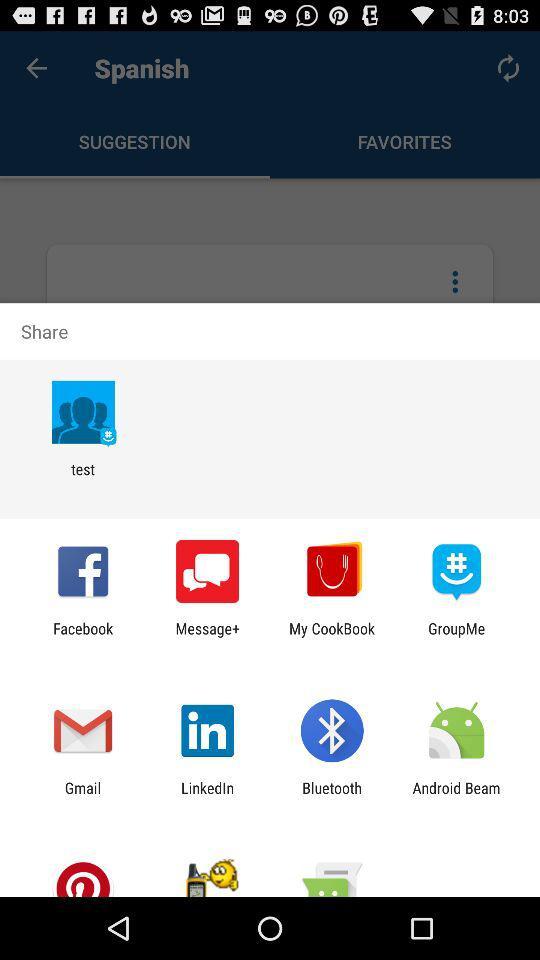 The height and width of the screenshot is (960, 540). I want to click on facebook icon, so click(82, 636).